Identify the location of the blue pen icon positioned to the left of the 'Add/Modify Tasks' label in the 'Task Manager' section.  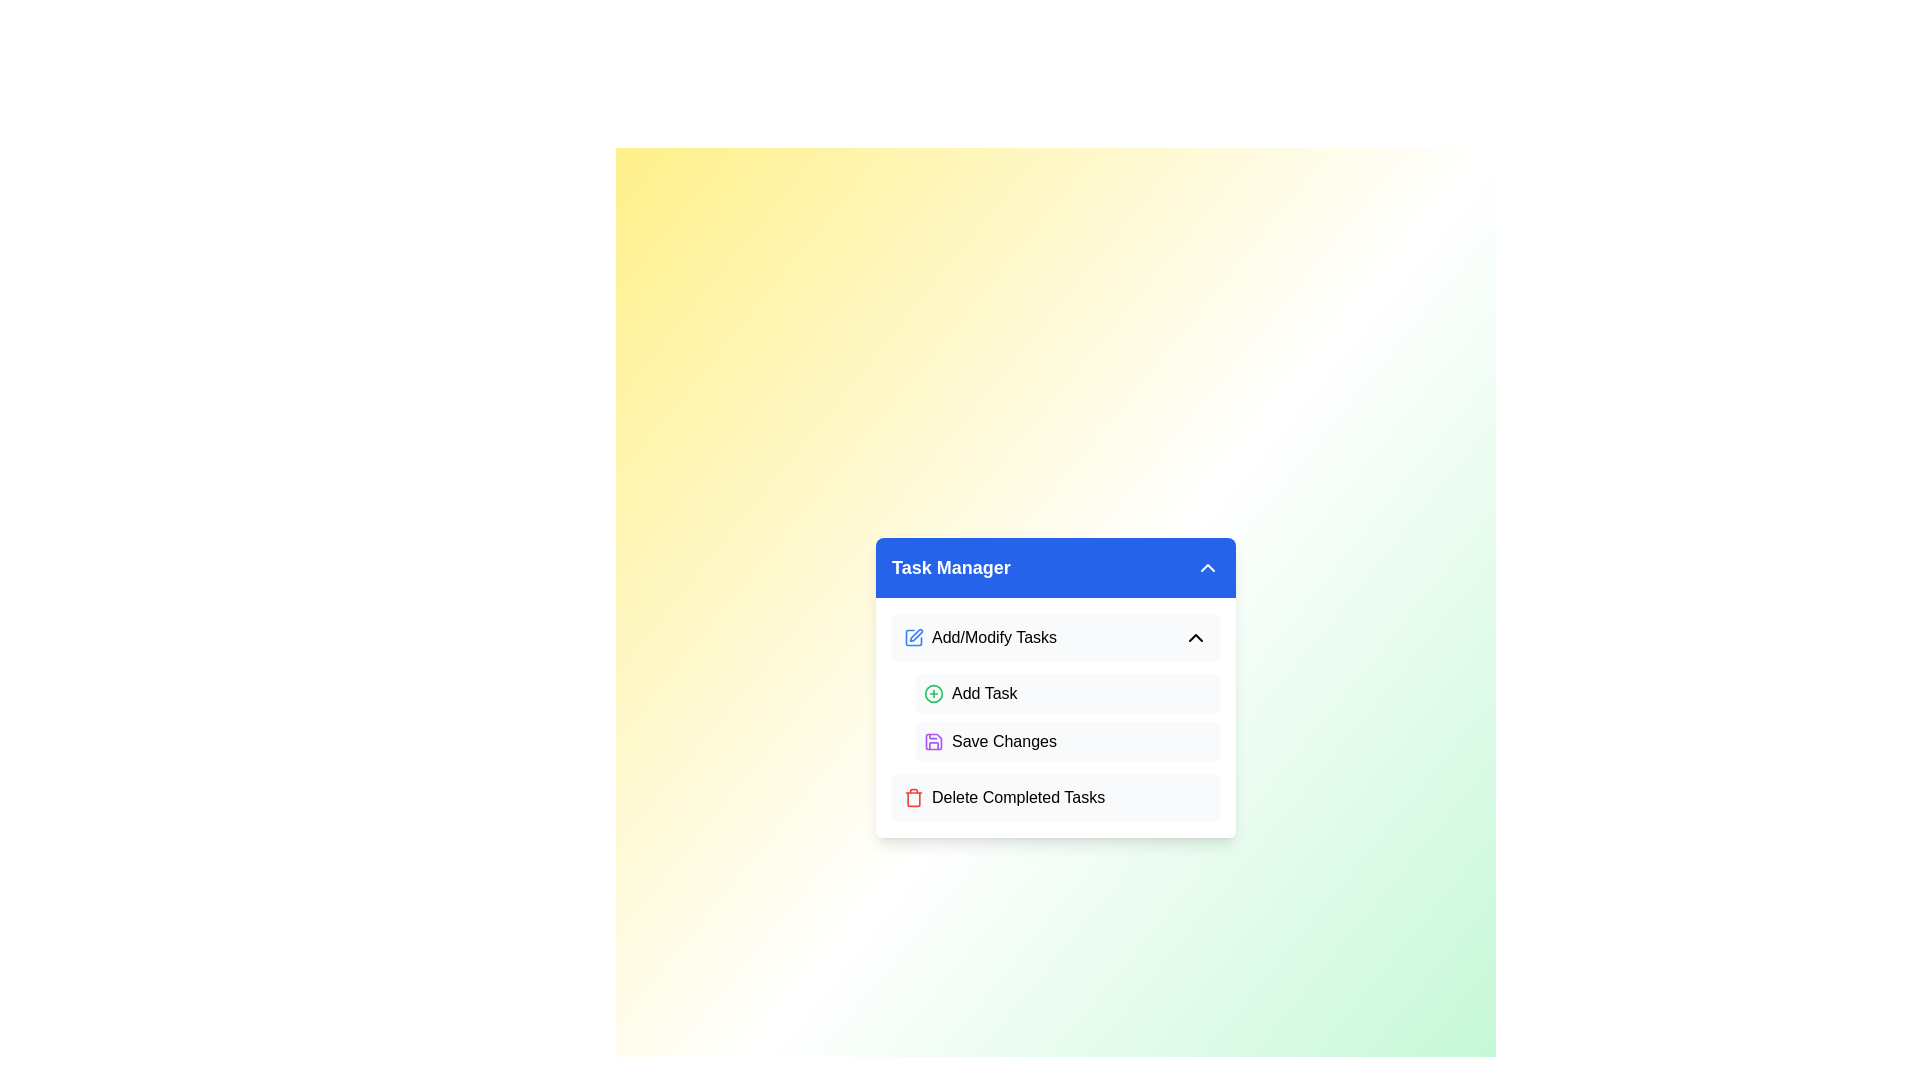
(915, 635).